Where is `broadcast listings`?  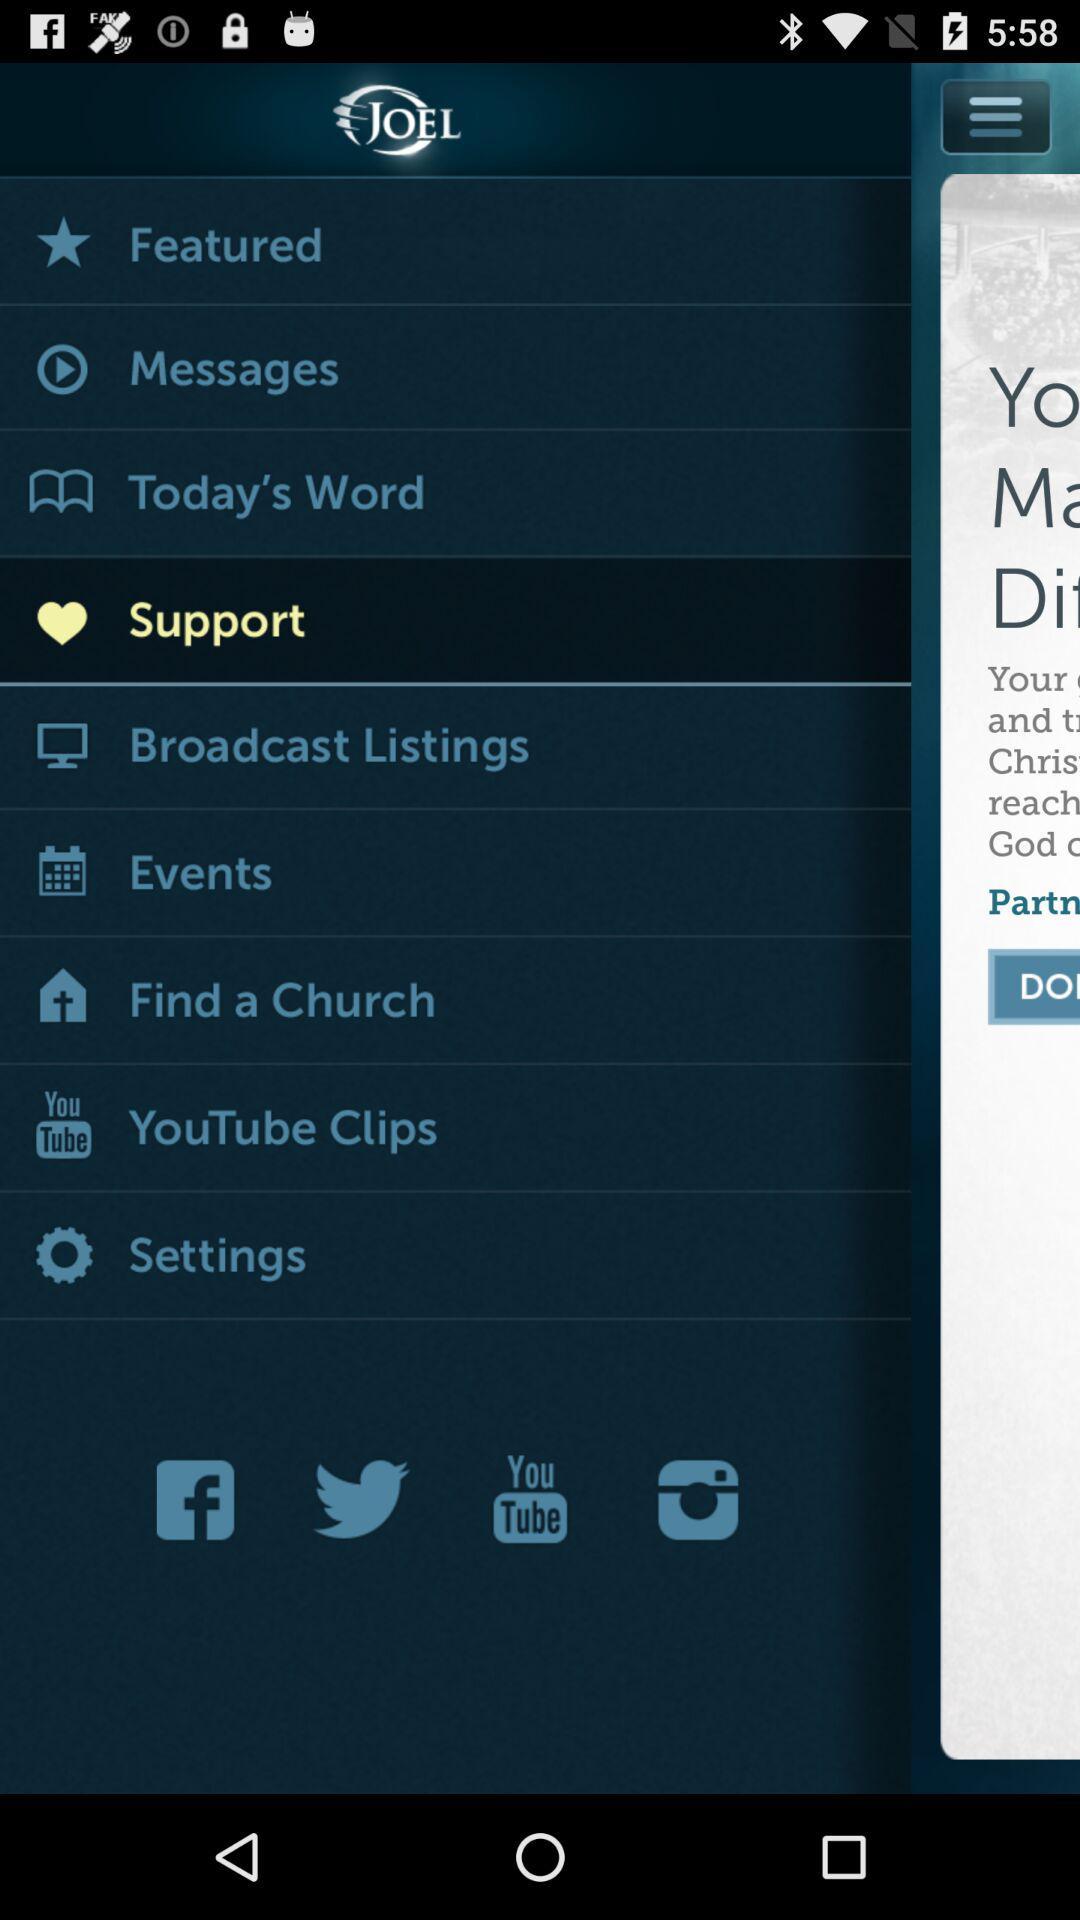
broadcast listings is located at coordinates (455, 746).